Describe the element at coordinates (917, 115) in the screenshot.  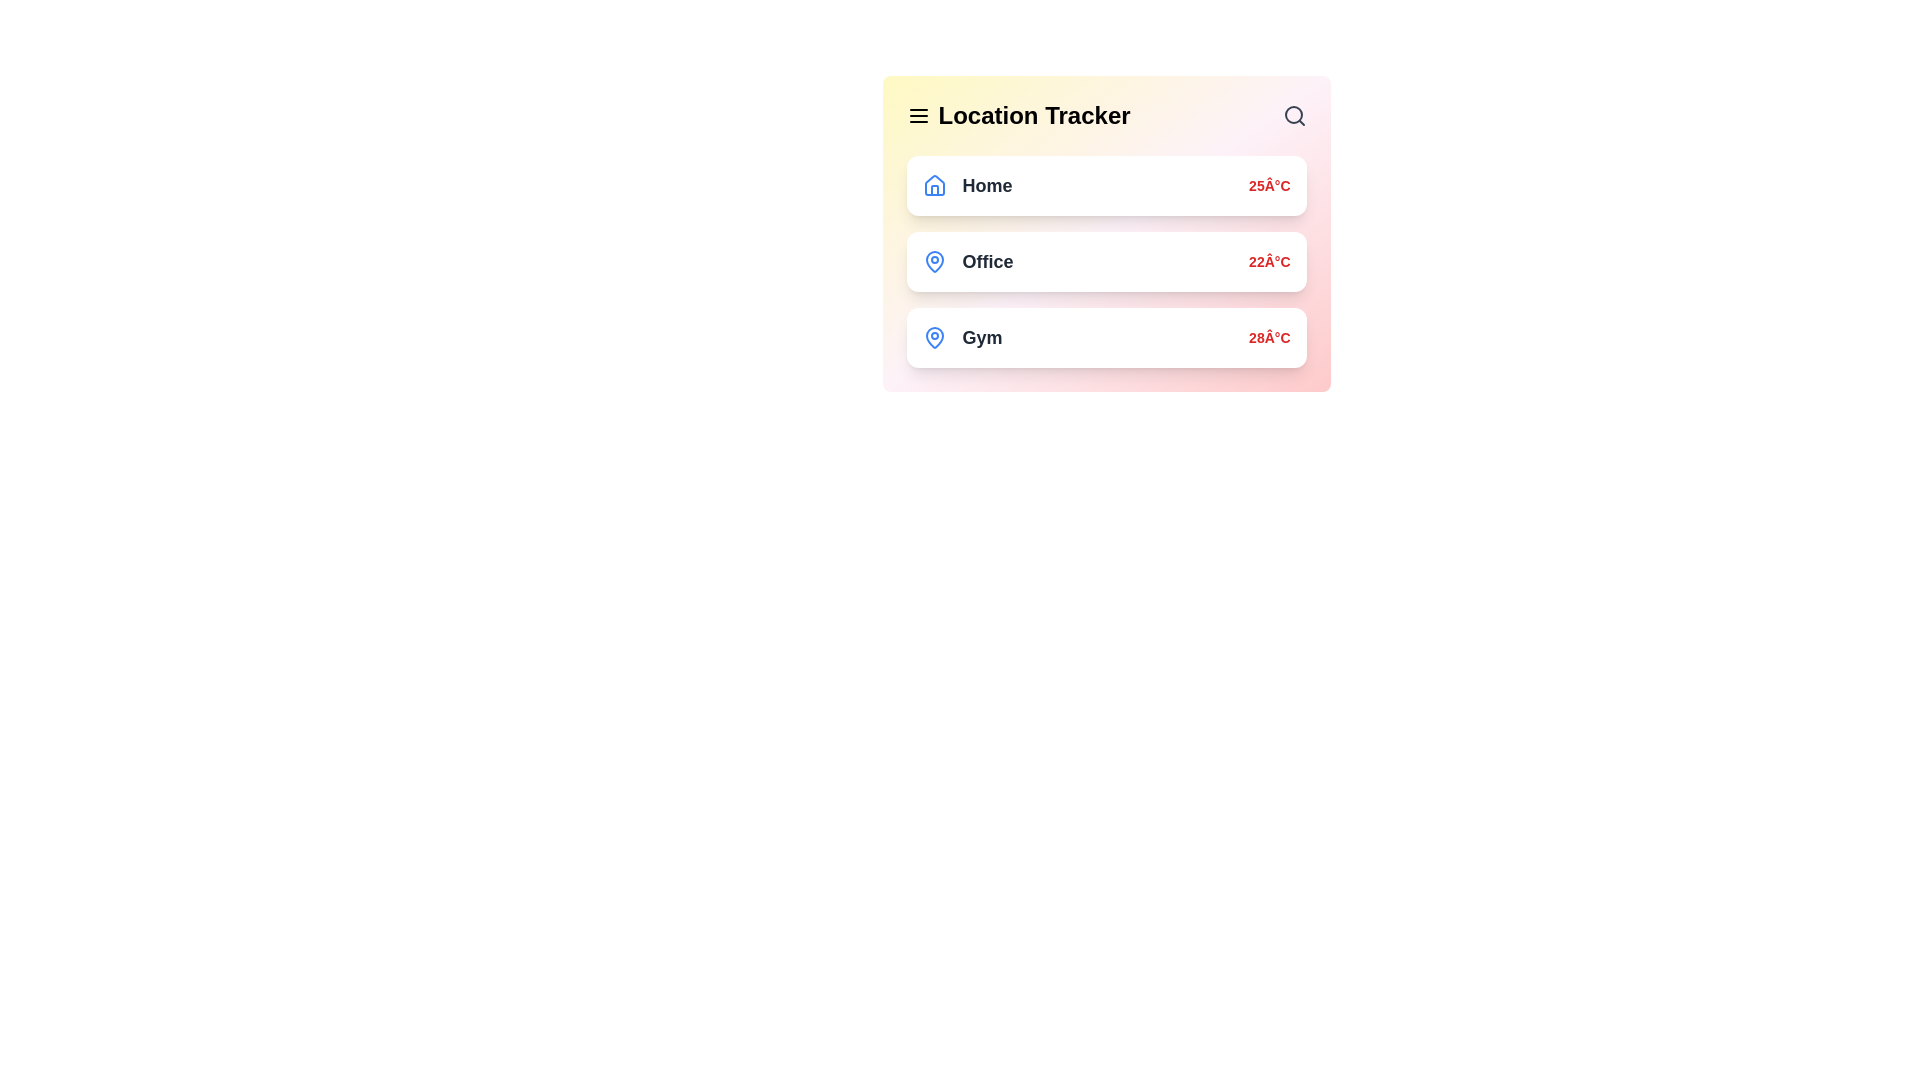
I see `the menu icon to open the navigation drawer` at that location.